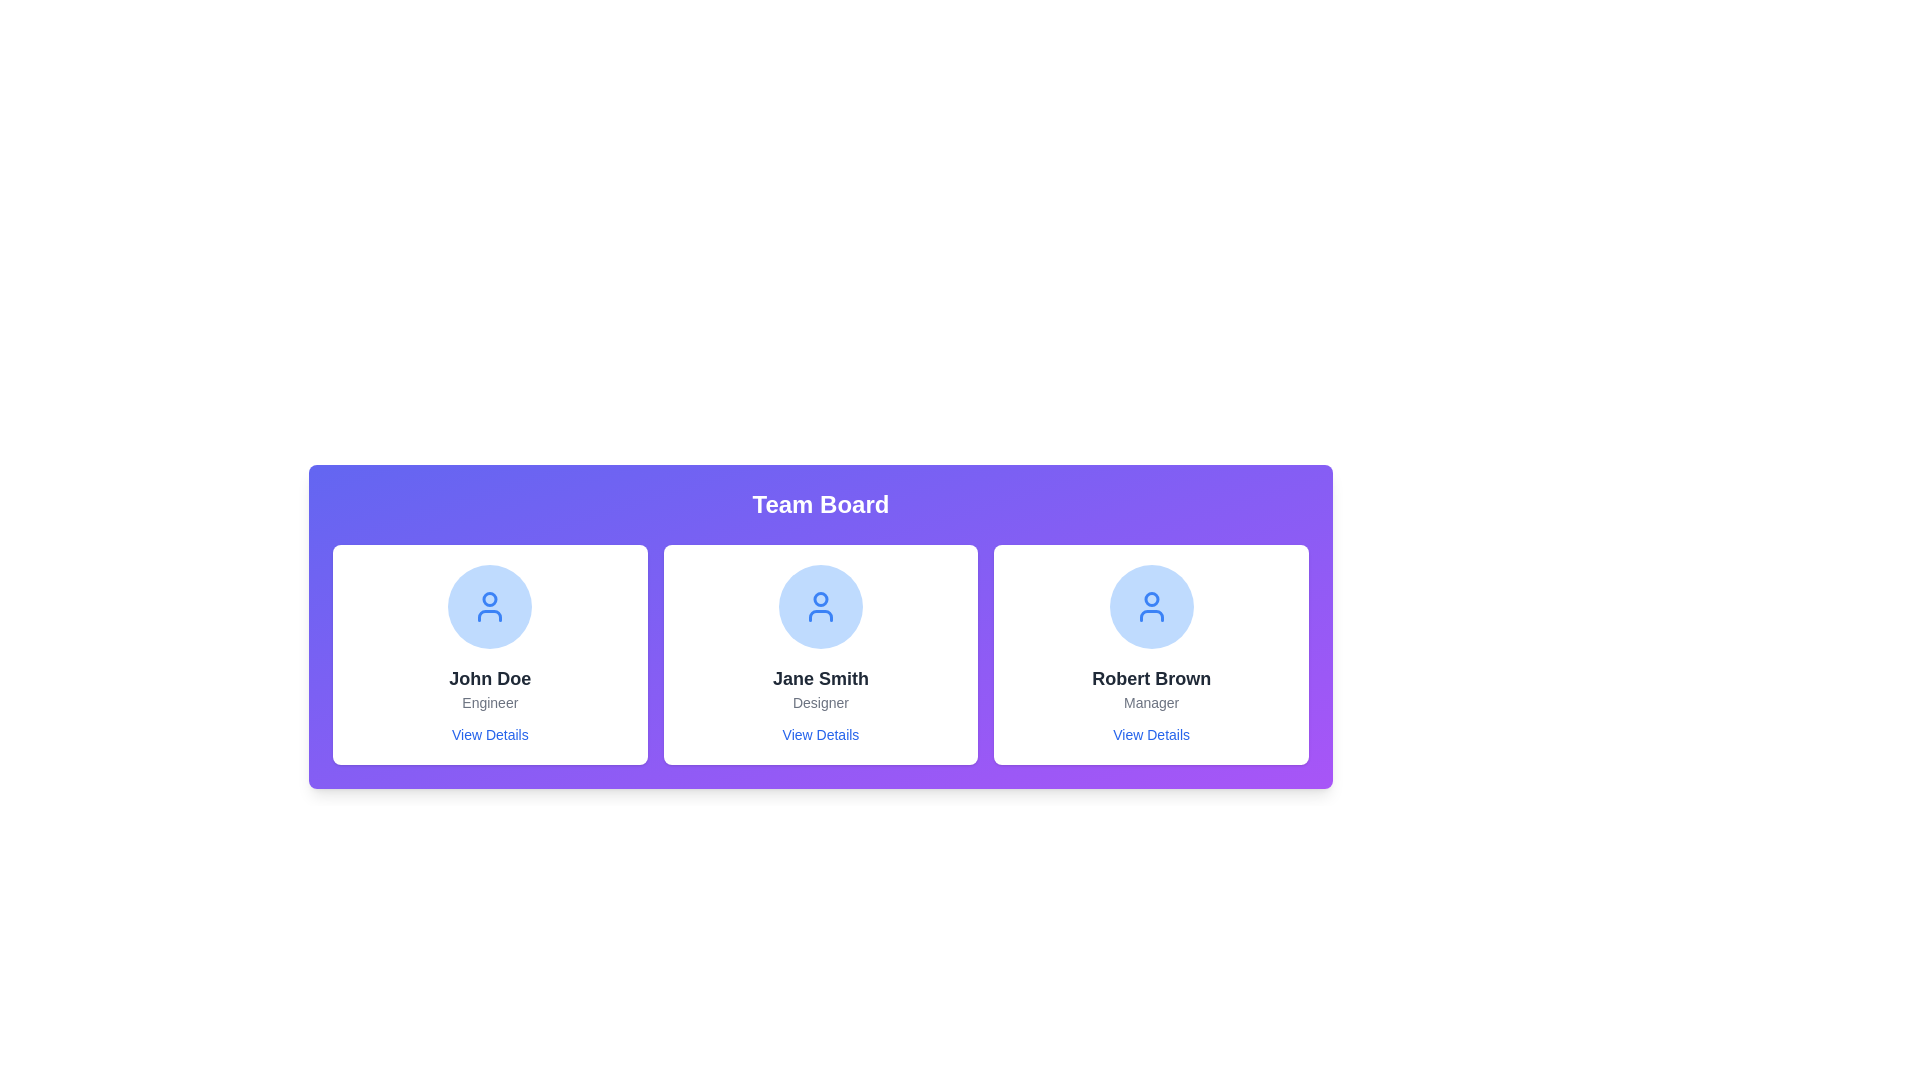 The width and height of the screenshot is (1920, 1080). I want to click on the text label 'John Doe' which is displayed in bold black font and is positioned within the first card, directly below the avatar icon and above the job description 'Engineer', so click(490, 677).